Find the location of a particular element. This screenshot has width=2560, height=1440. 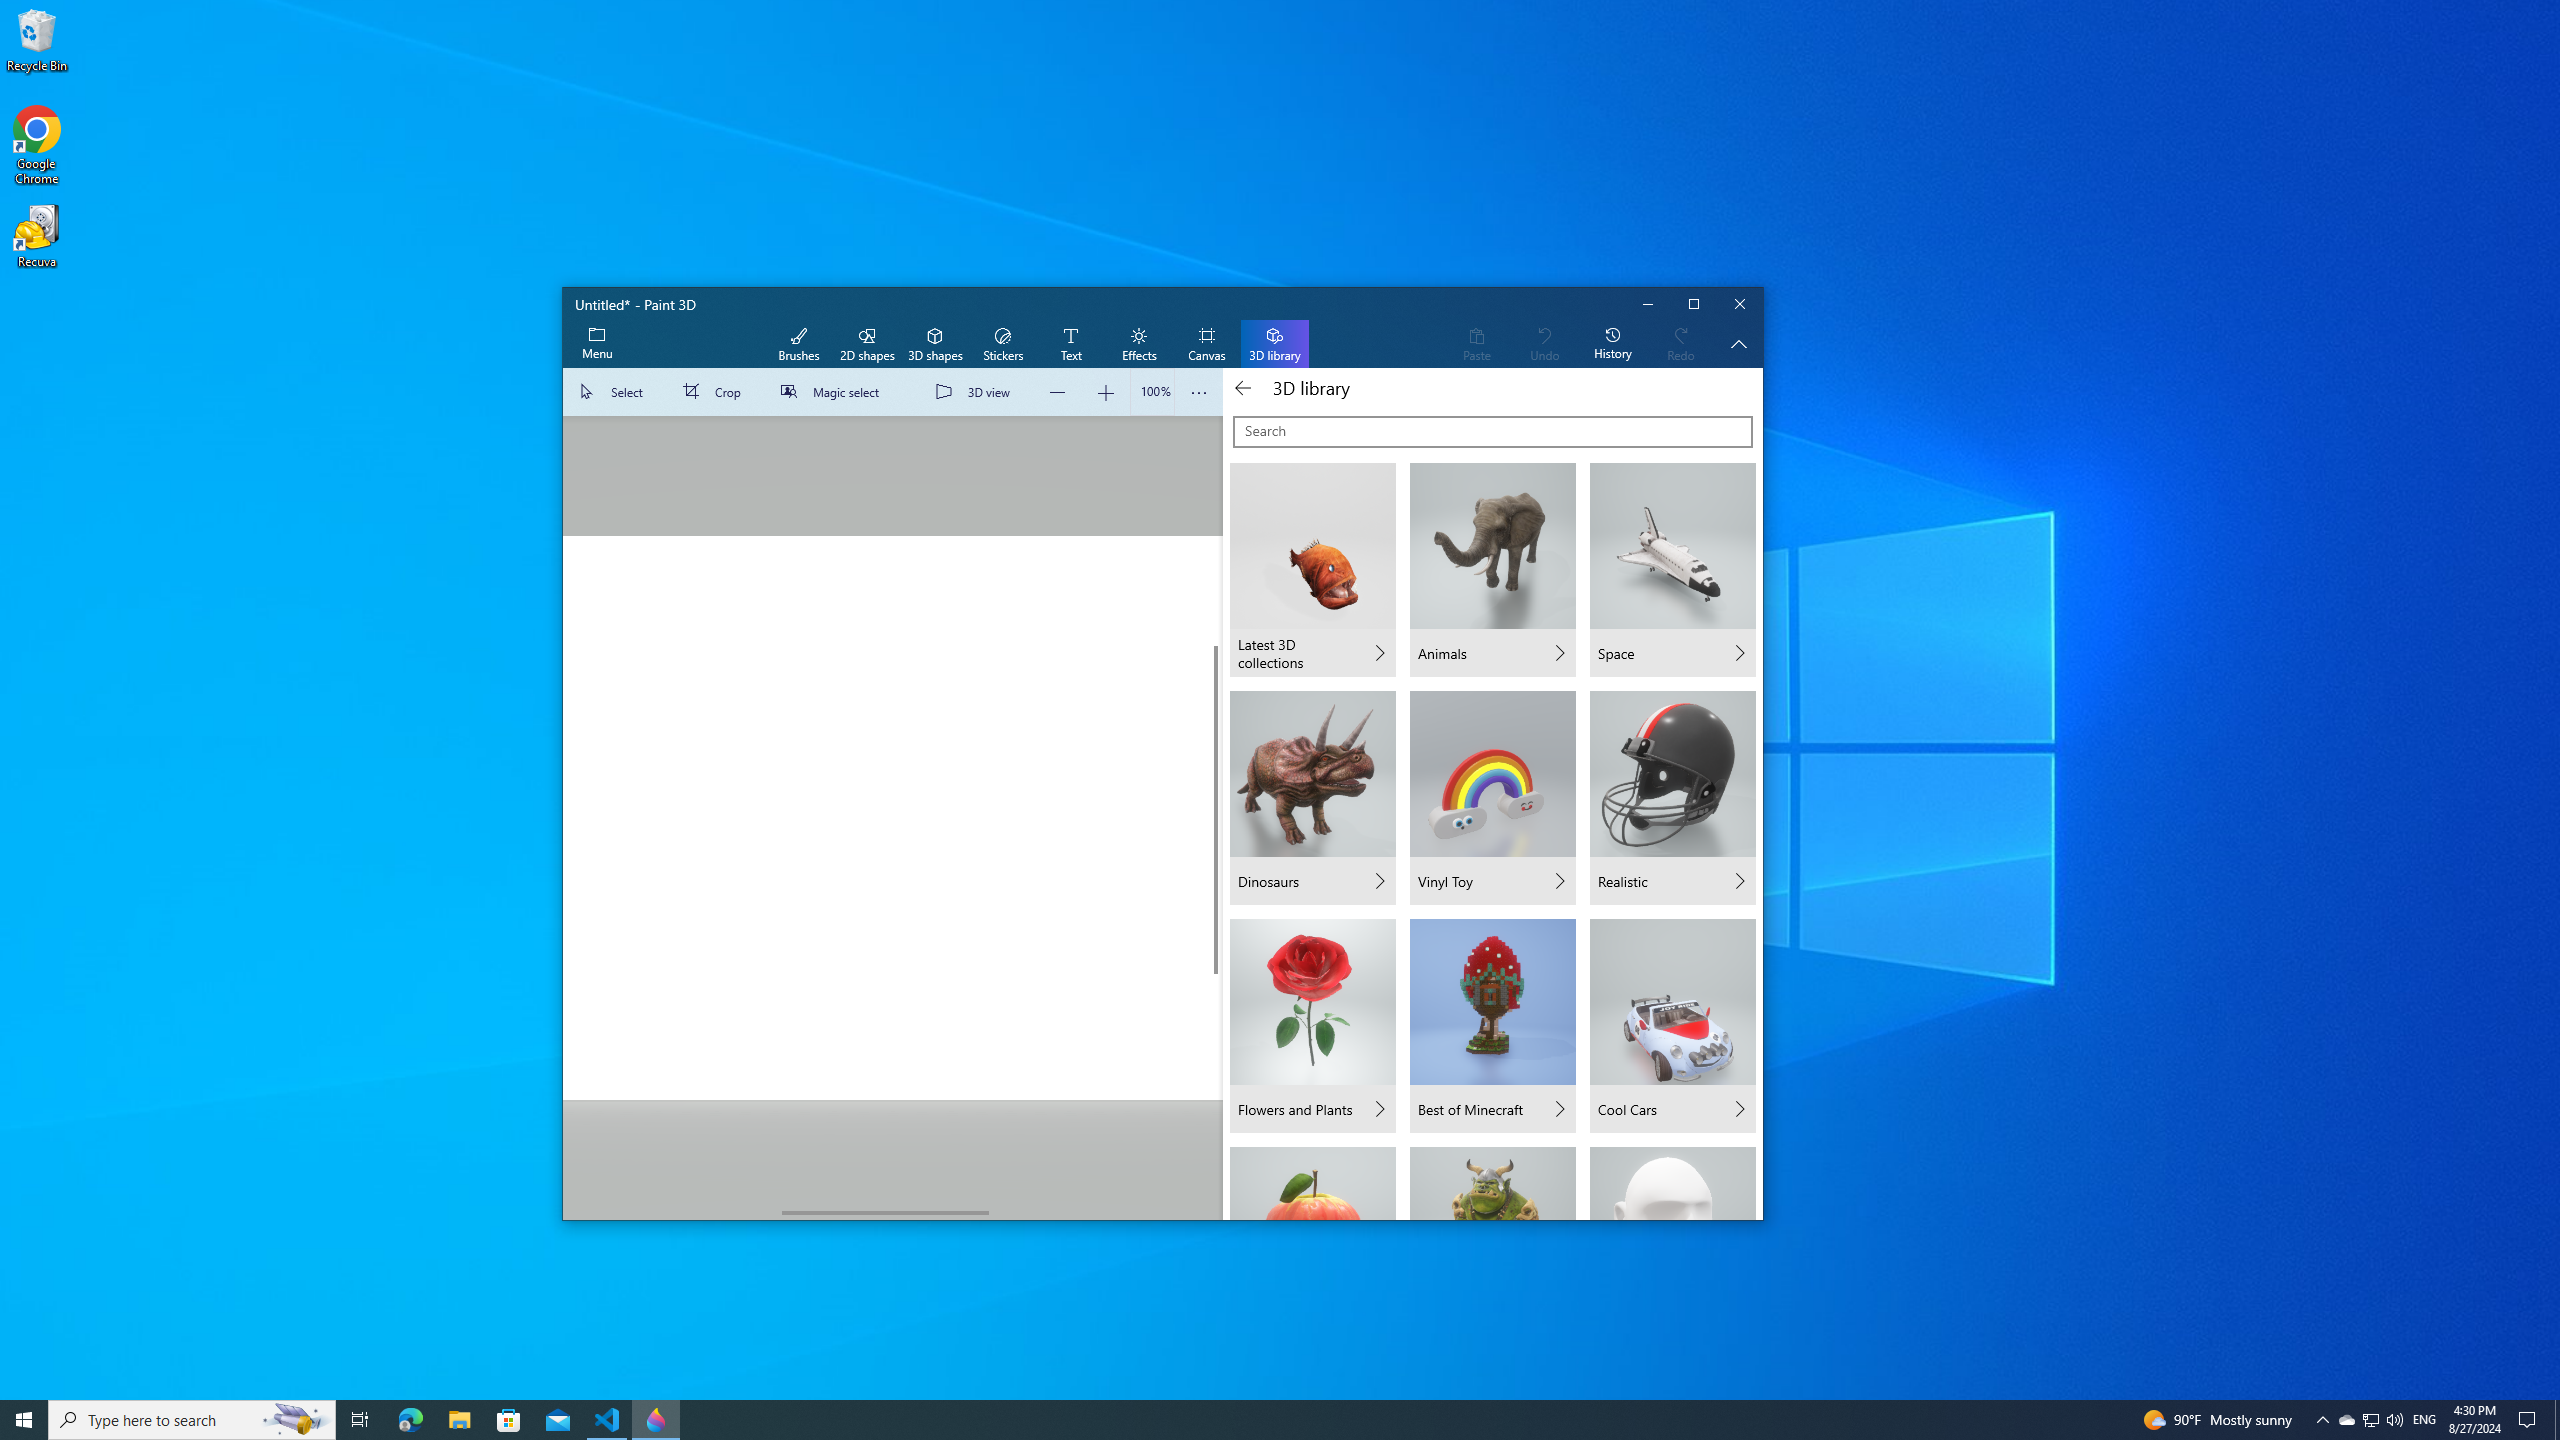

'3D library' is located at coordinates (1273, 344).